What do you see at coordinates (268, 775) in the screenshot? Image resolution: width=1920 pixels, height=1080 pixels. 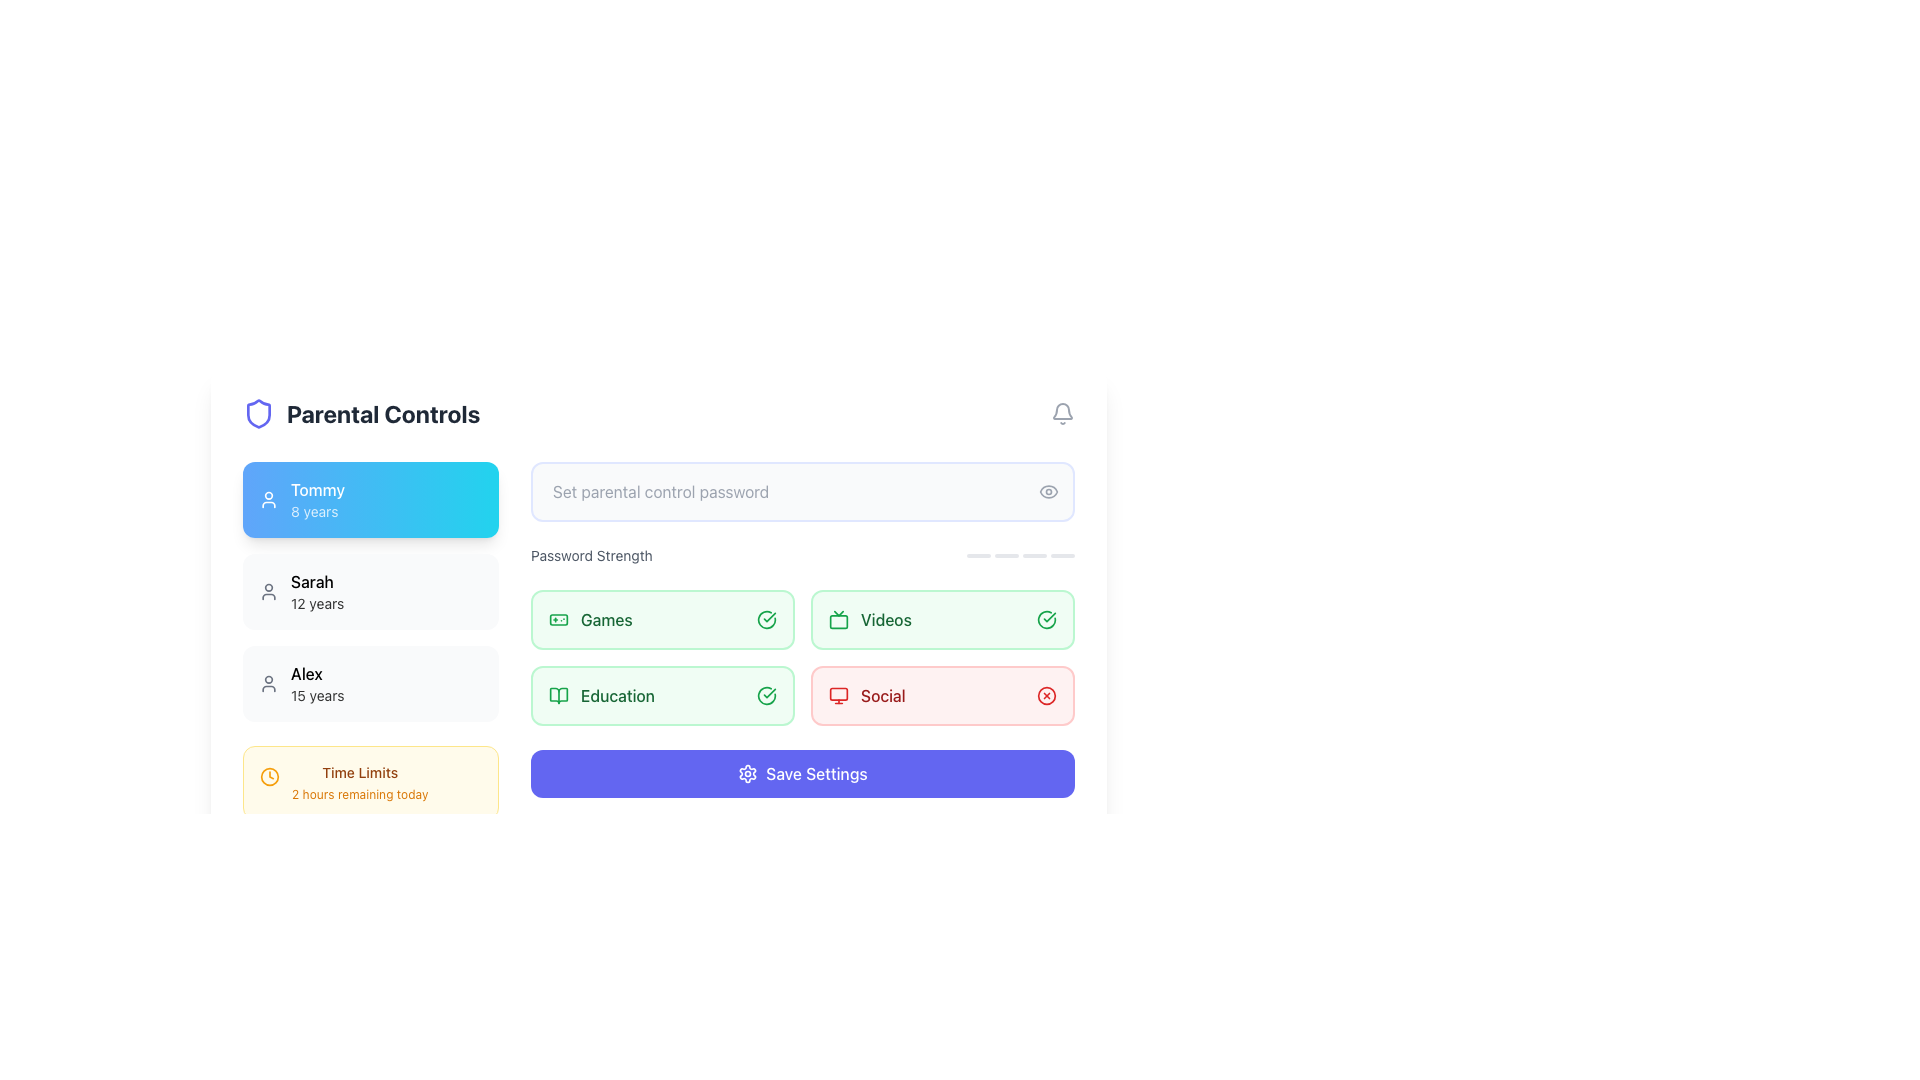 I see `the decorative time icon located in the left sidebar, next to the 'Time Limits 2 hours remaining today' yellow card` at bounding box center [268, 775].